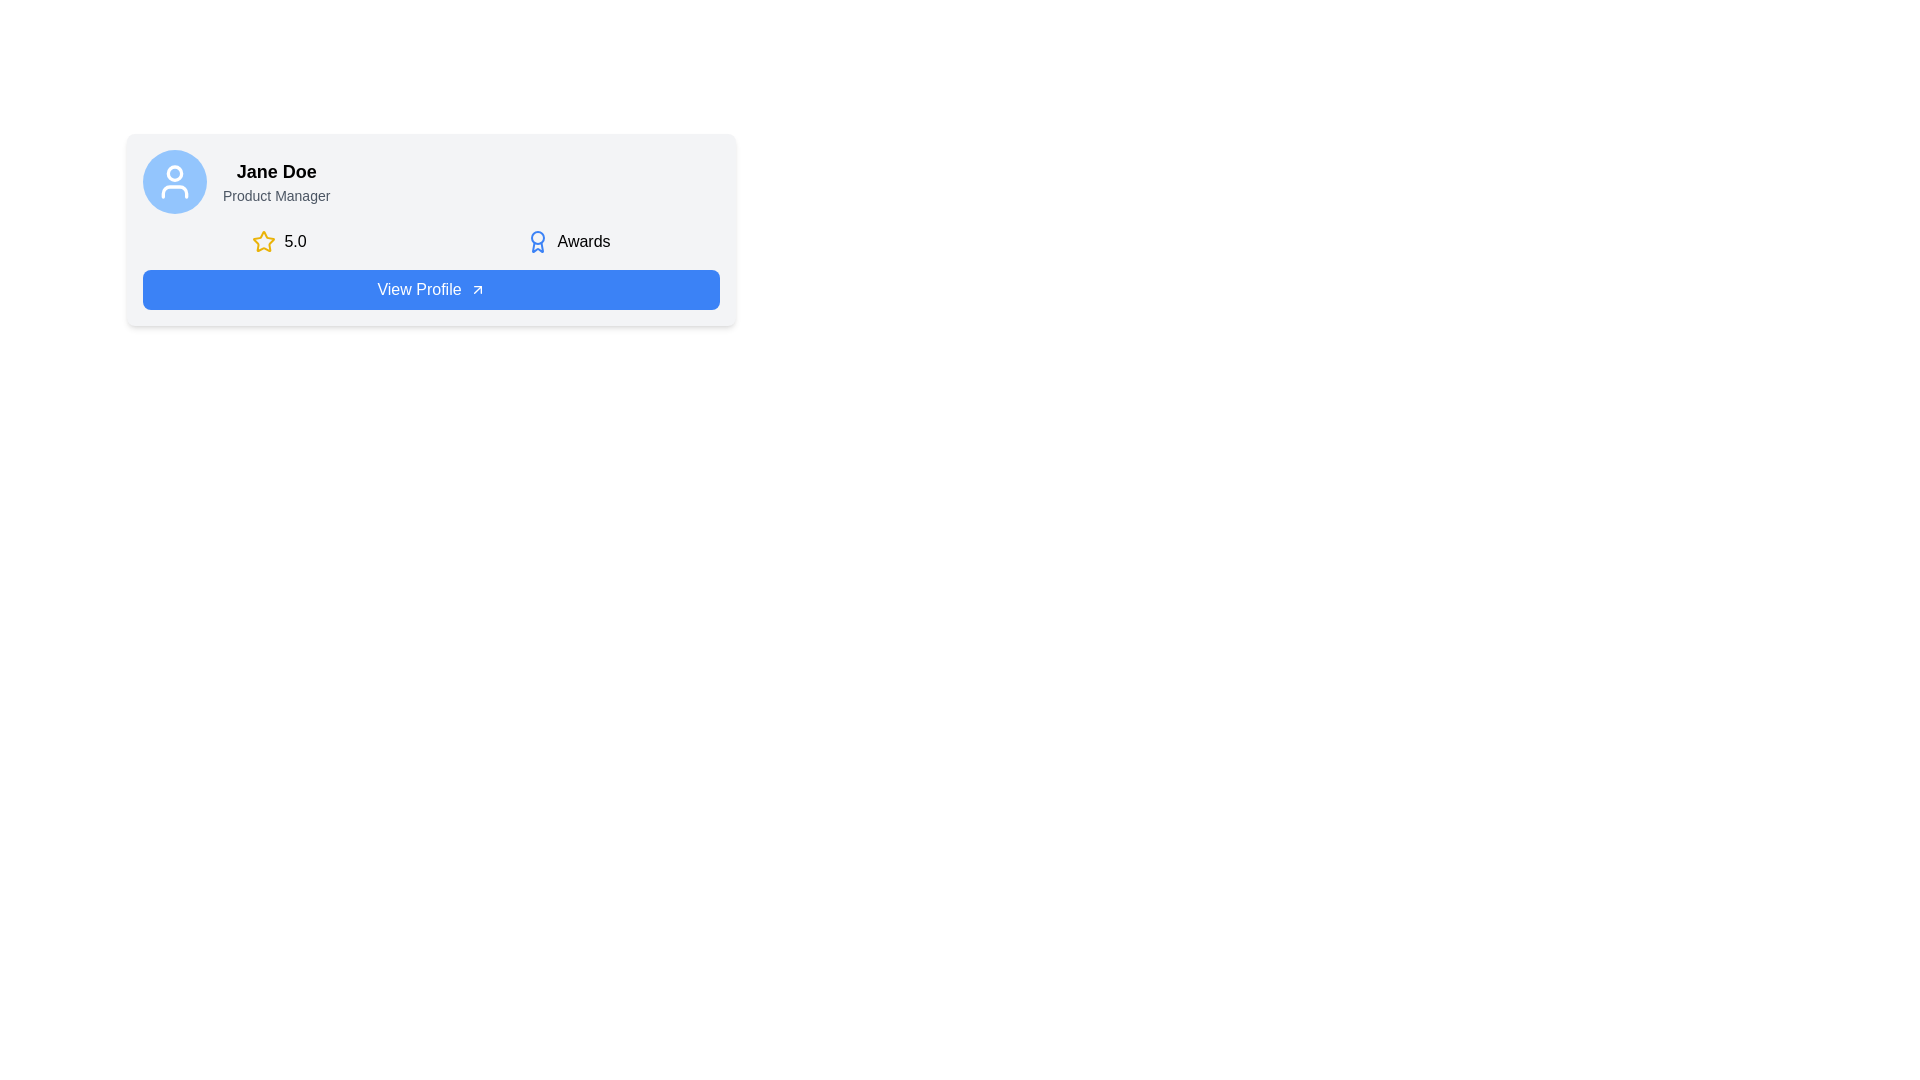 Image resolution: width=1920 pixels, height=1080 pixels. I want to click on the label 'View Profile' on the button which is part of the profile card layout, displaying in white font against a blue background, so click(418, 289).